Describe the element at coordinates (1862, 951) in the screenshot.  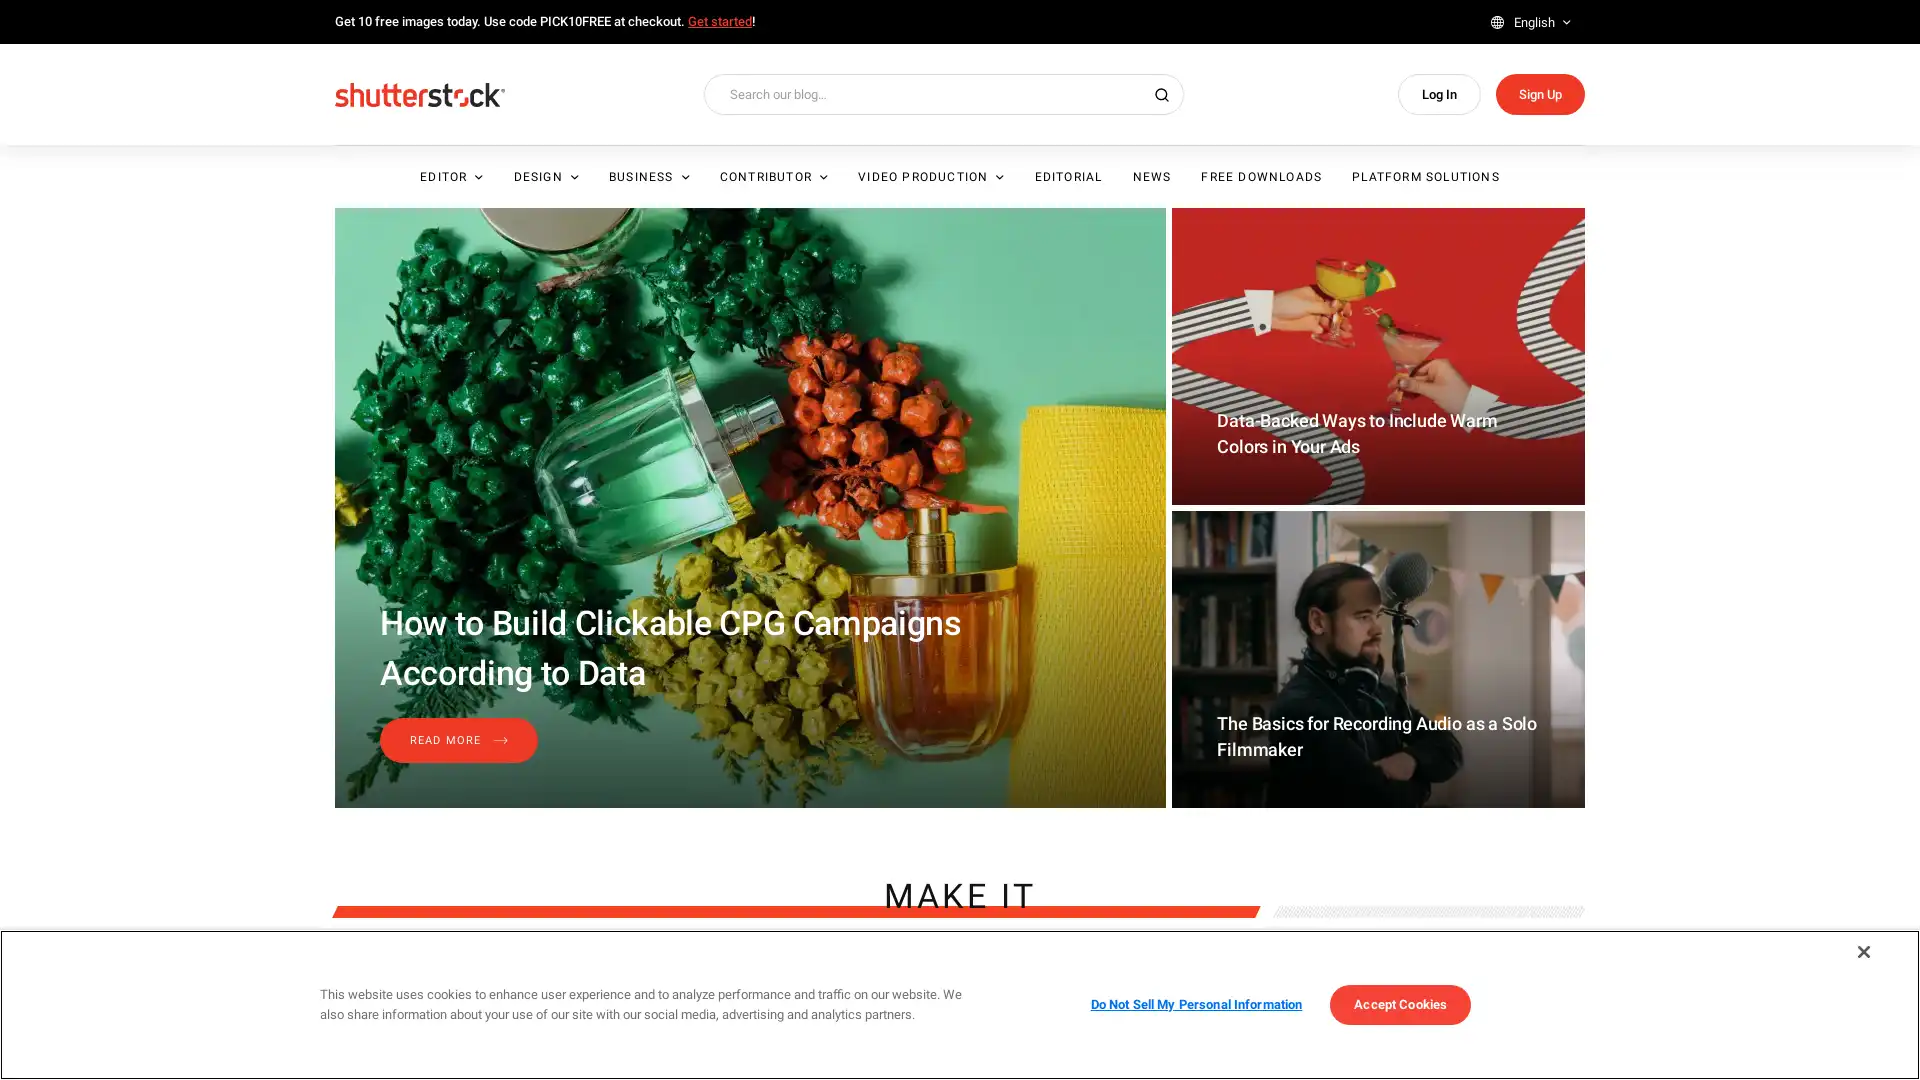
I see `Close` at that location.